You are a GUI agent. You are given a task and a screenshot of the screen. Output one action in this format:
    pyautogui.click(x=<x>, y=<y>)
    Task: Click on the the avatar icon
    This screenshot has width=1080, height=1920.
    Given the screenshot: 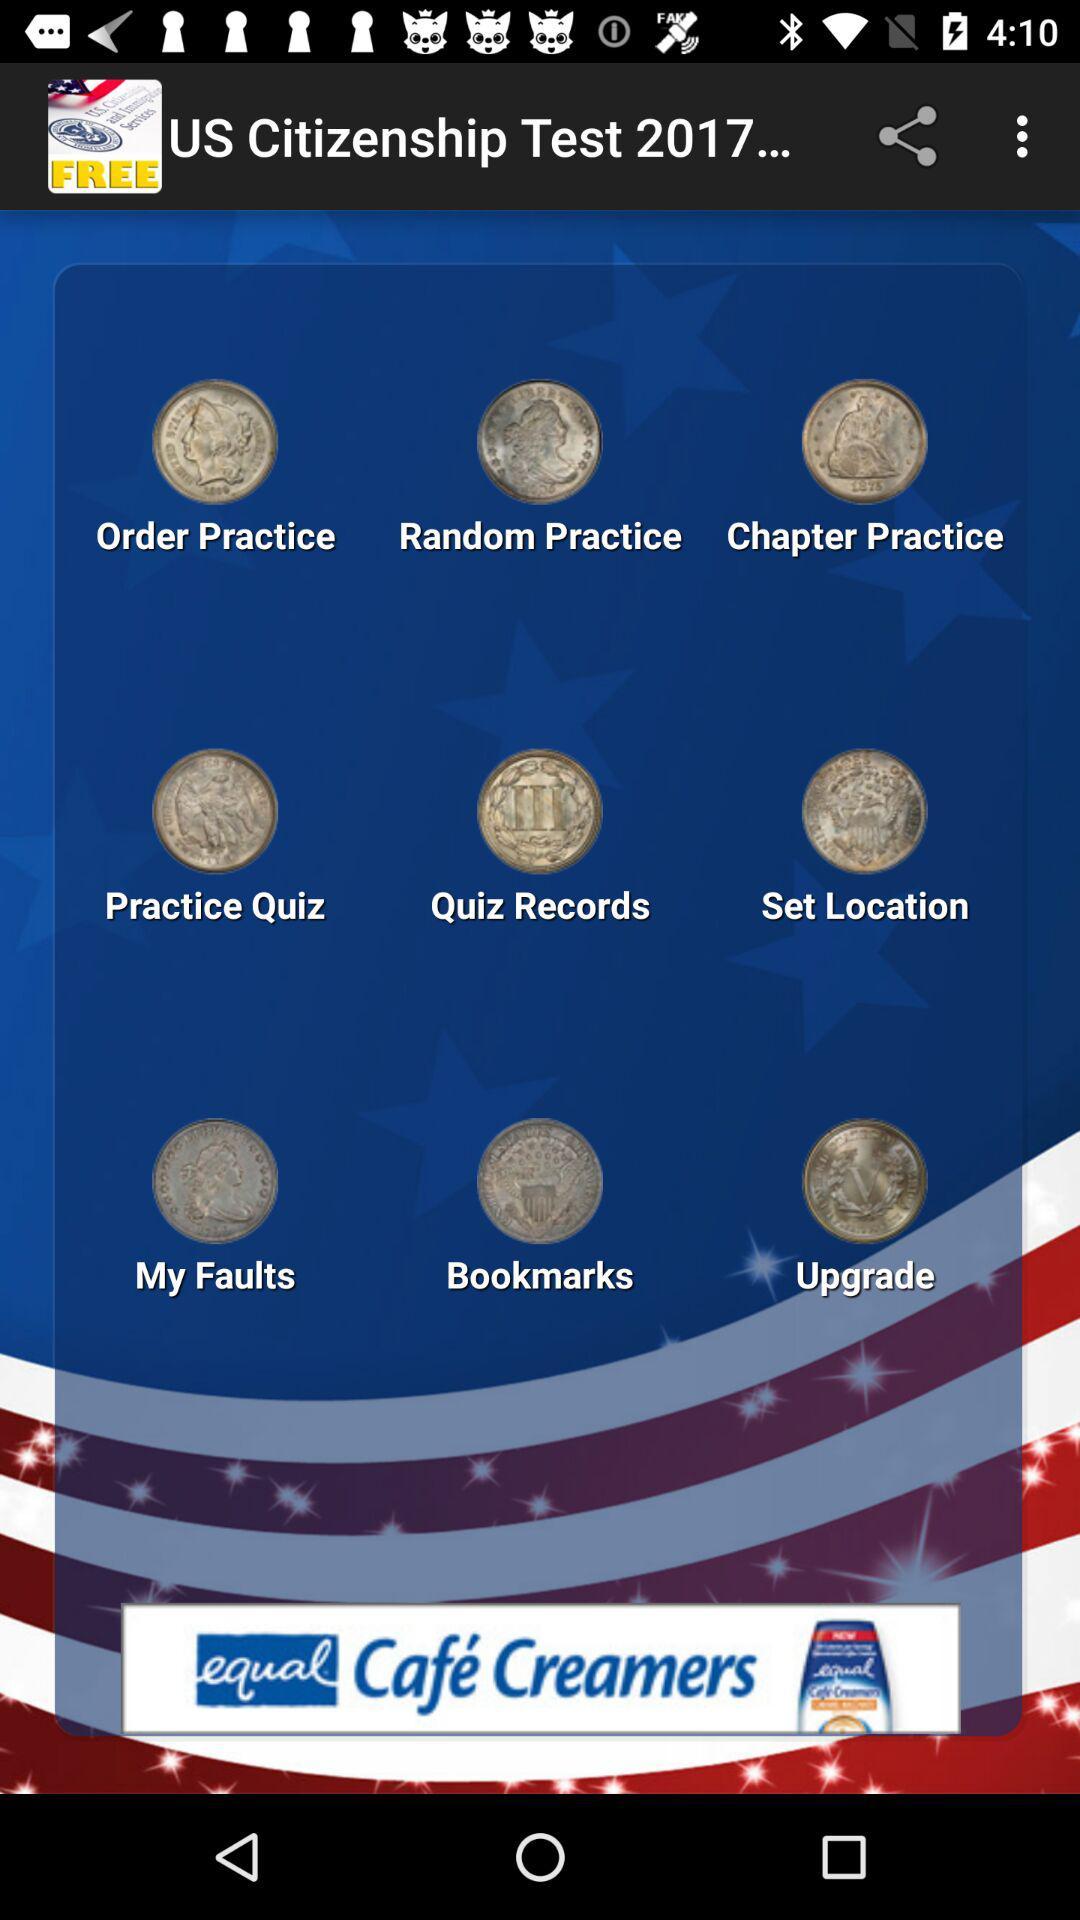 What is the action you would take?
    pyautogui.click(x=540, y=811)
    